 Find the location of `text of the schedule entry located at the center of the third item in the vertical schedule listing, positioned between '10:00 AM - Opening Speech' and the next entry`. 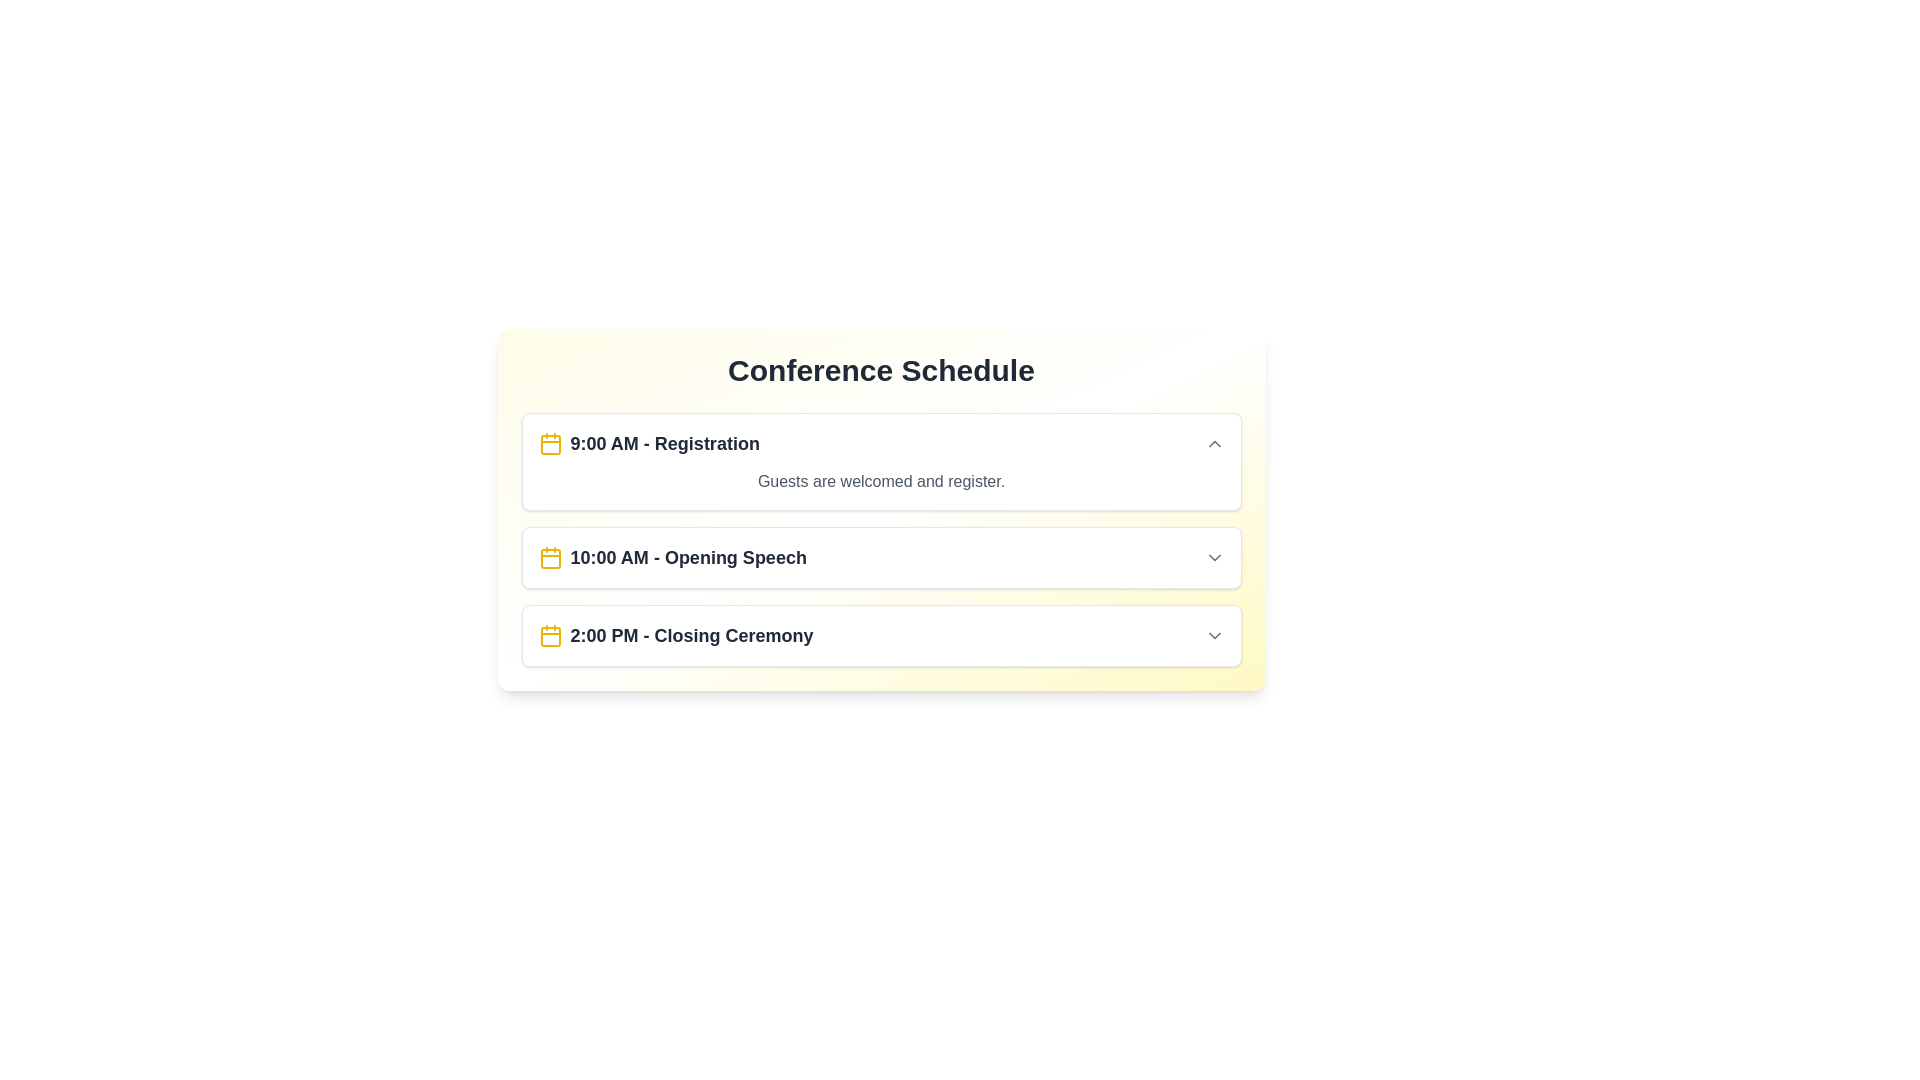

text of the schedule entry located at the center of the third item in the vertical schedule listing, positioned between '10:00 AM - Opening Speech' and the next entry is located at coordinates (676, 636).